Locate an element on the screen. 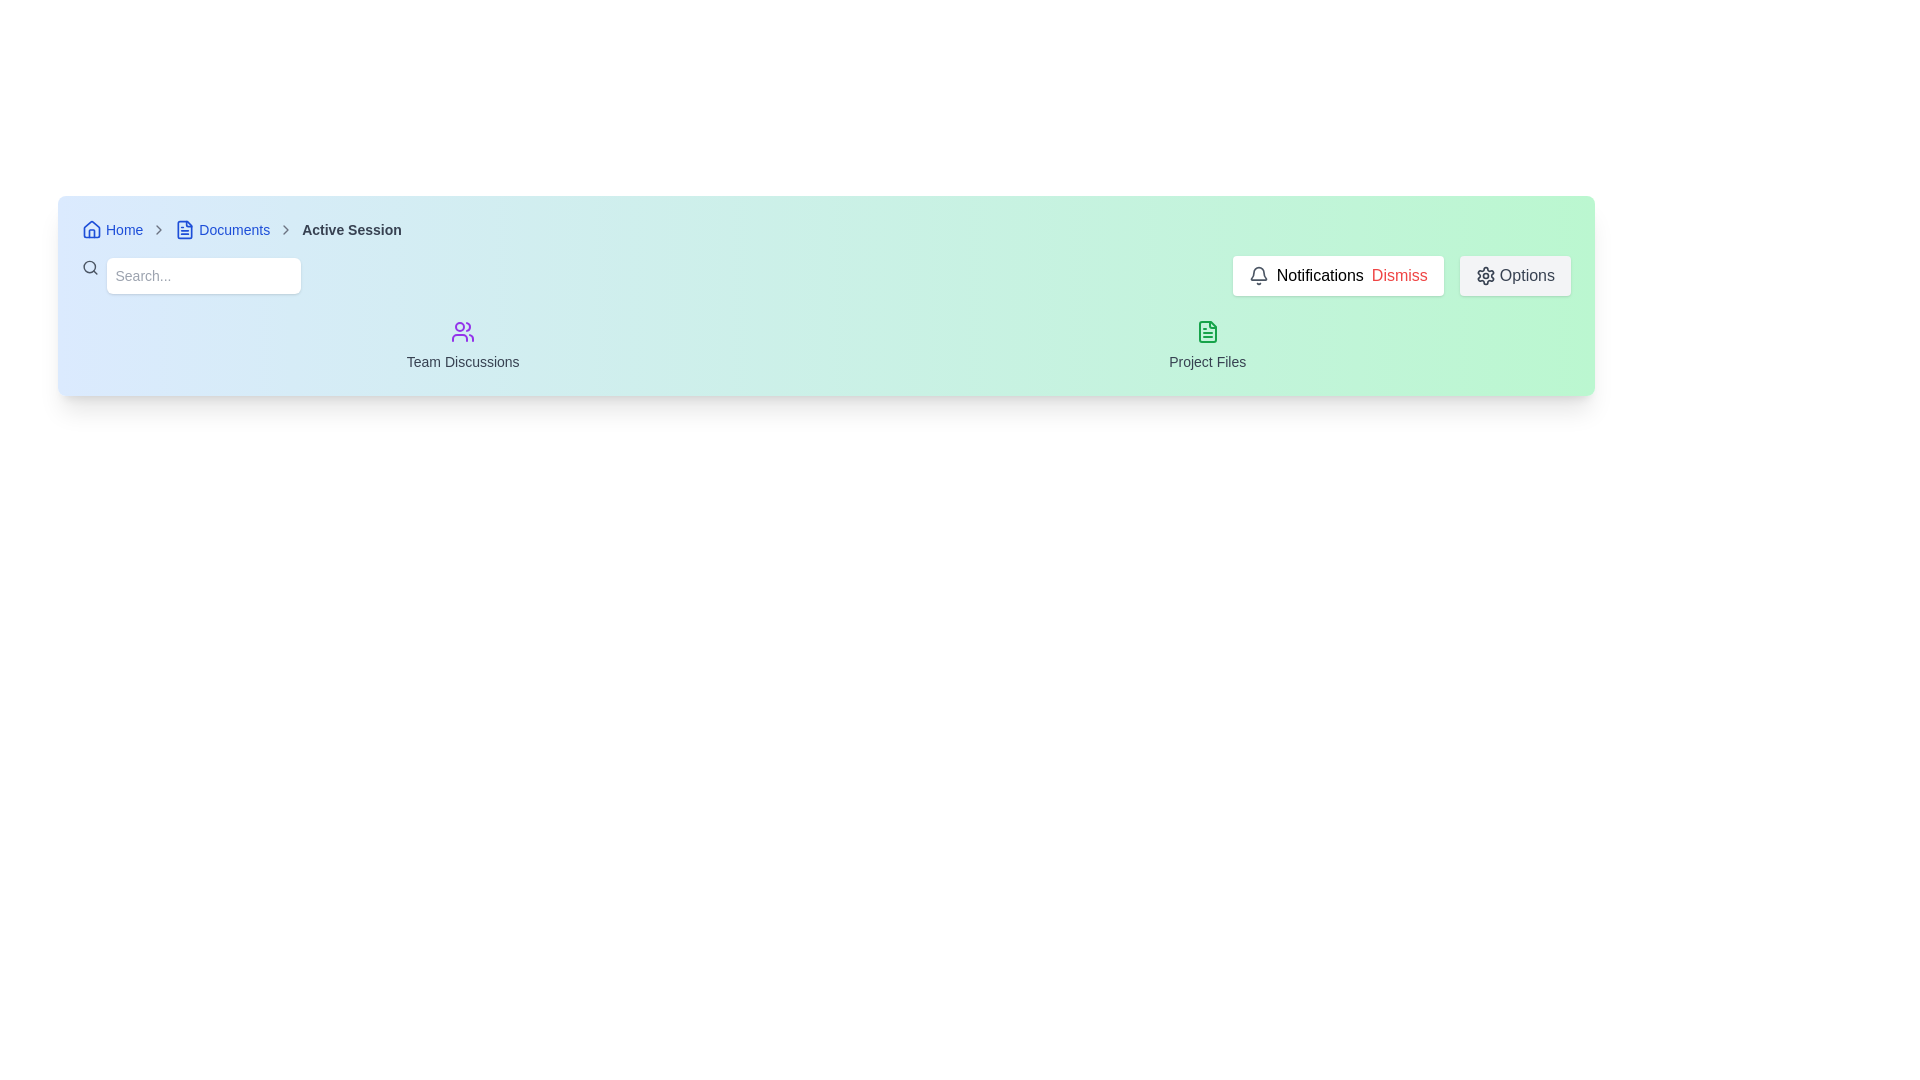 Image resolution: width=1920 pixels, height=1080 pixels. the notification icon located at the top-right corner of the interface is located at coordinates (1257, 276).